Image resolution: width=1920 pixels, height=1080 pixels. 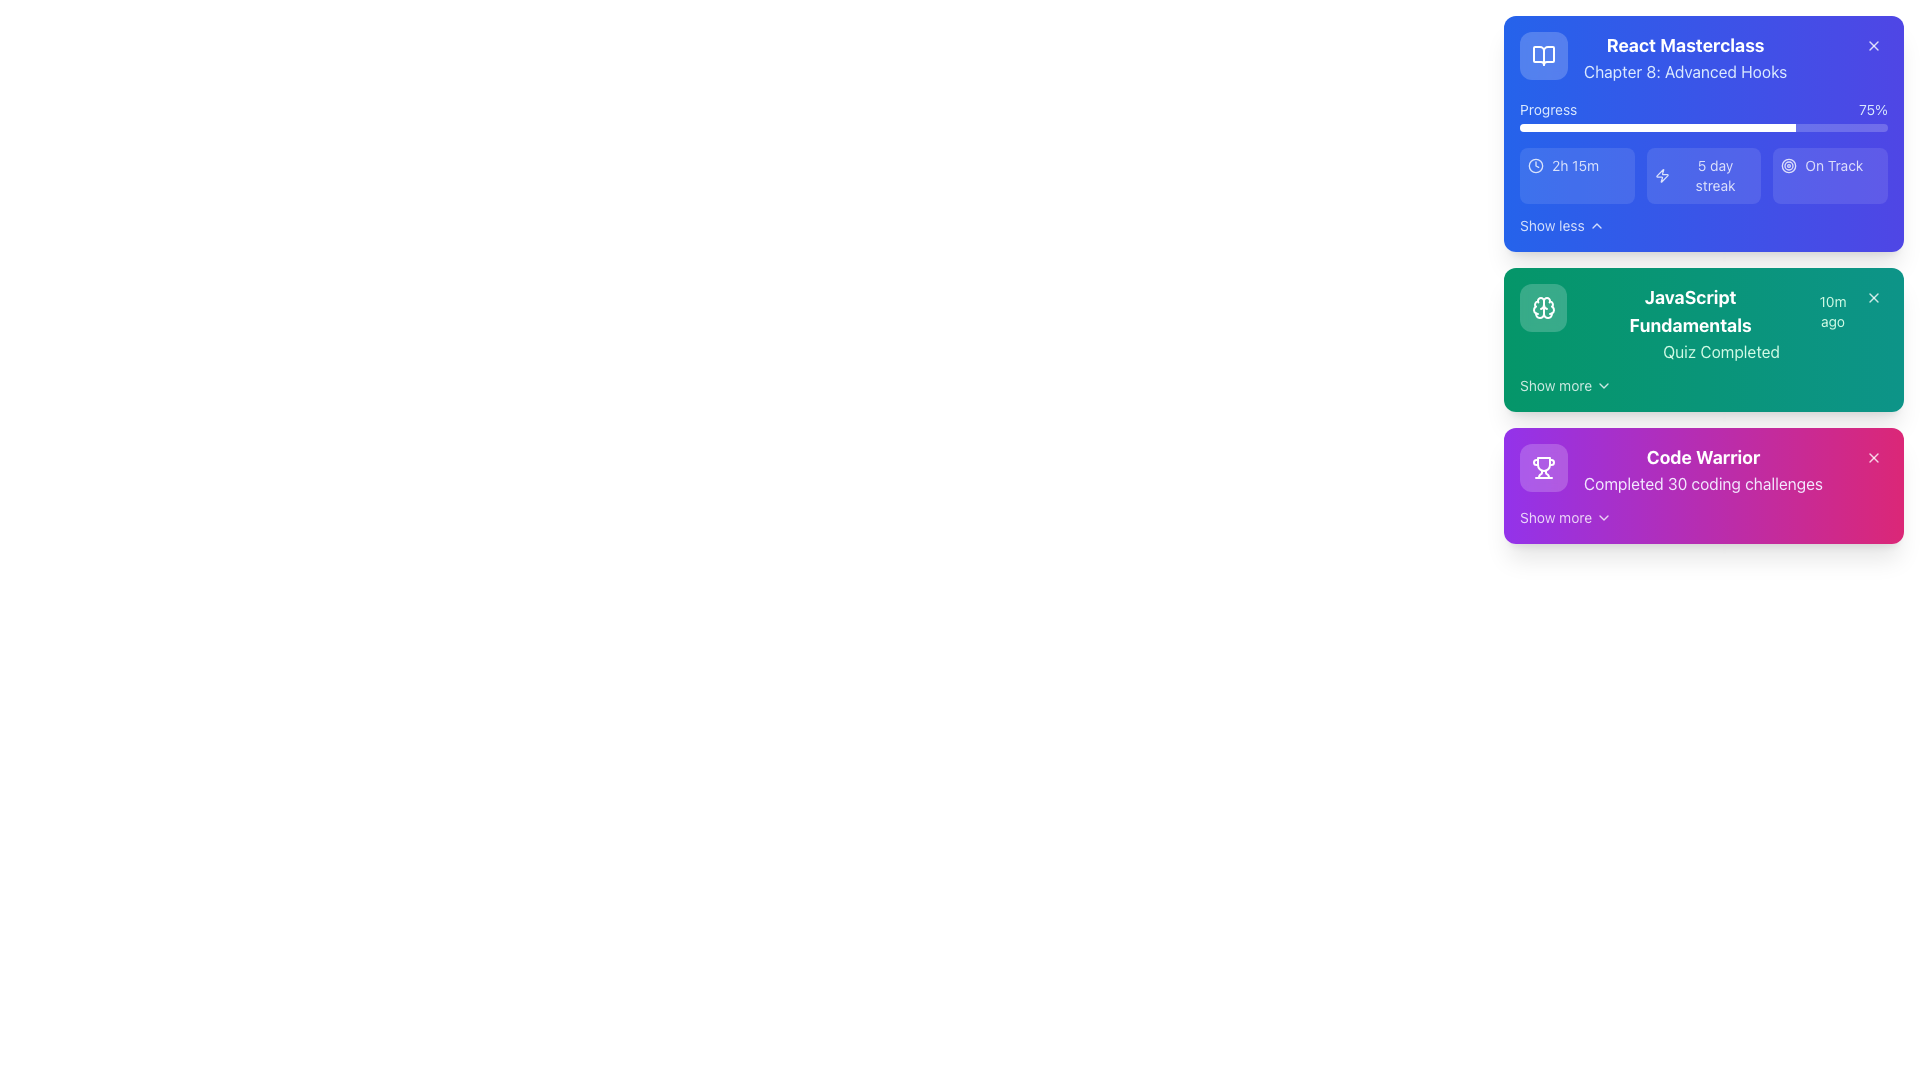 I want to click on the achievement icon displayed in the 'Code Warrior' card, which represents the accomplishment of 'Completed 30 coding challenges', so click(x=1543, y=467).